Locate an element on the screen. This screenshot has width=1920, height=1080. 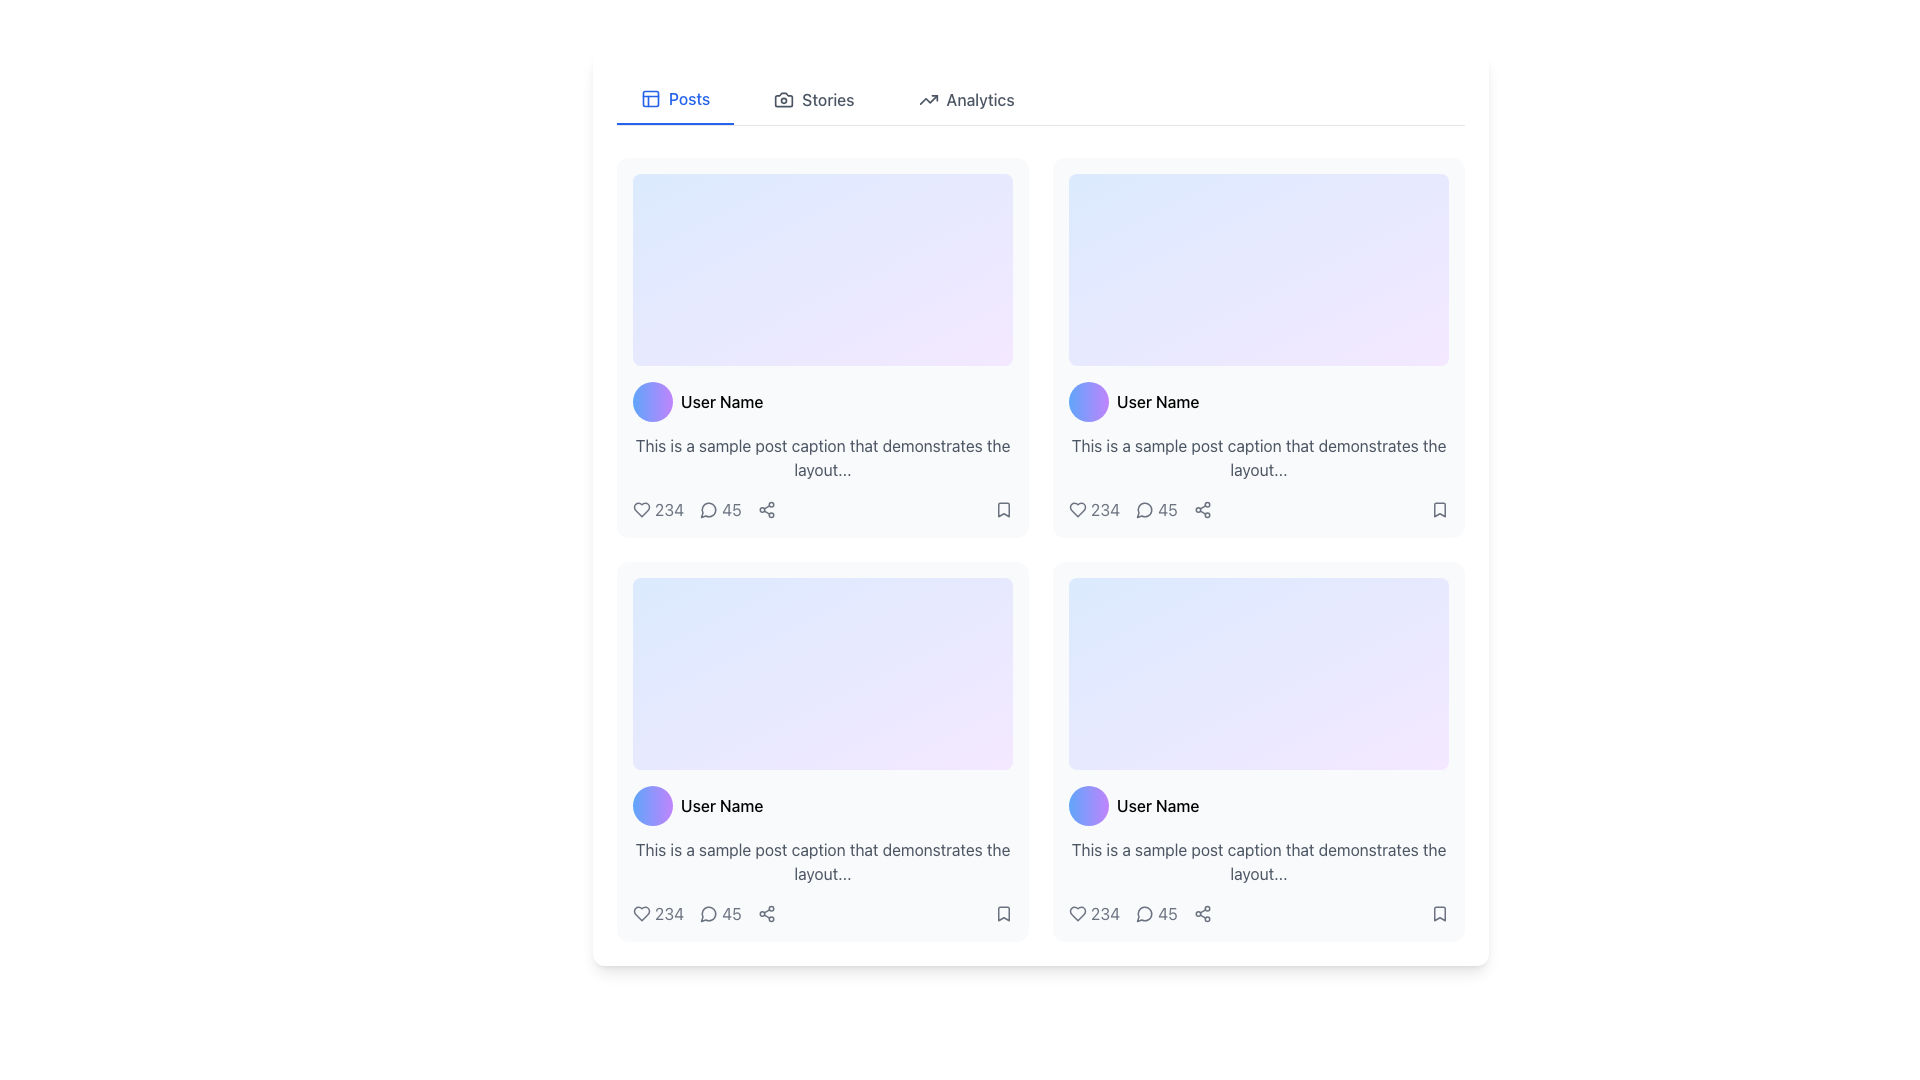
the circular speech bubble icon located in the lower section of the user post card is located at coordinates (709, 508).